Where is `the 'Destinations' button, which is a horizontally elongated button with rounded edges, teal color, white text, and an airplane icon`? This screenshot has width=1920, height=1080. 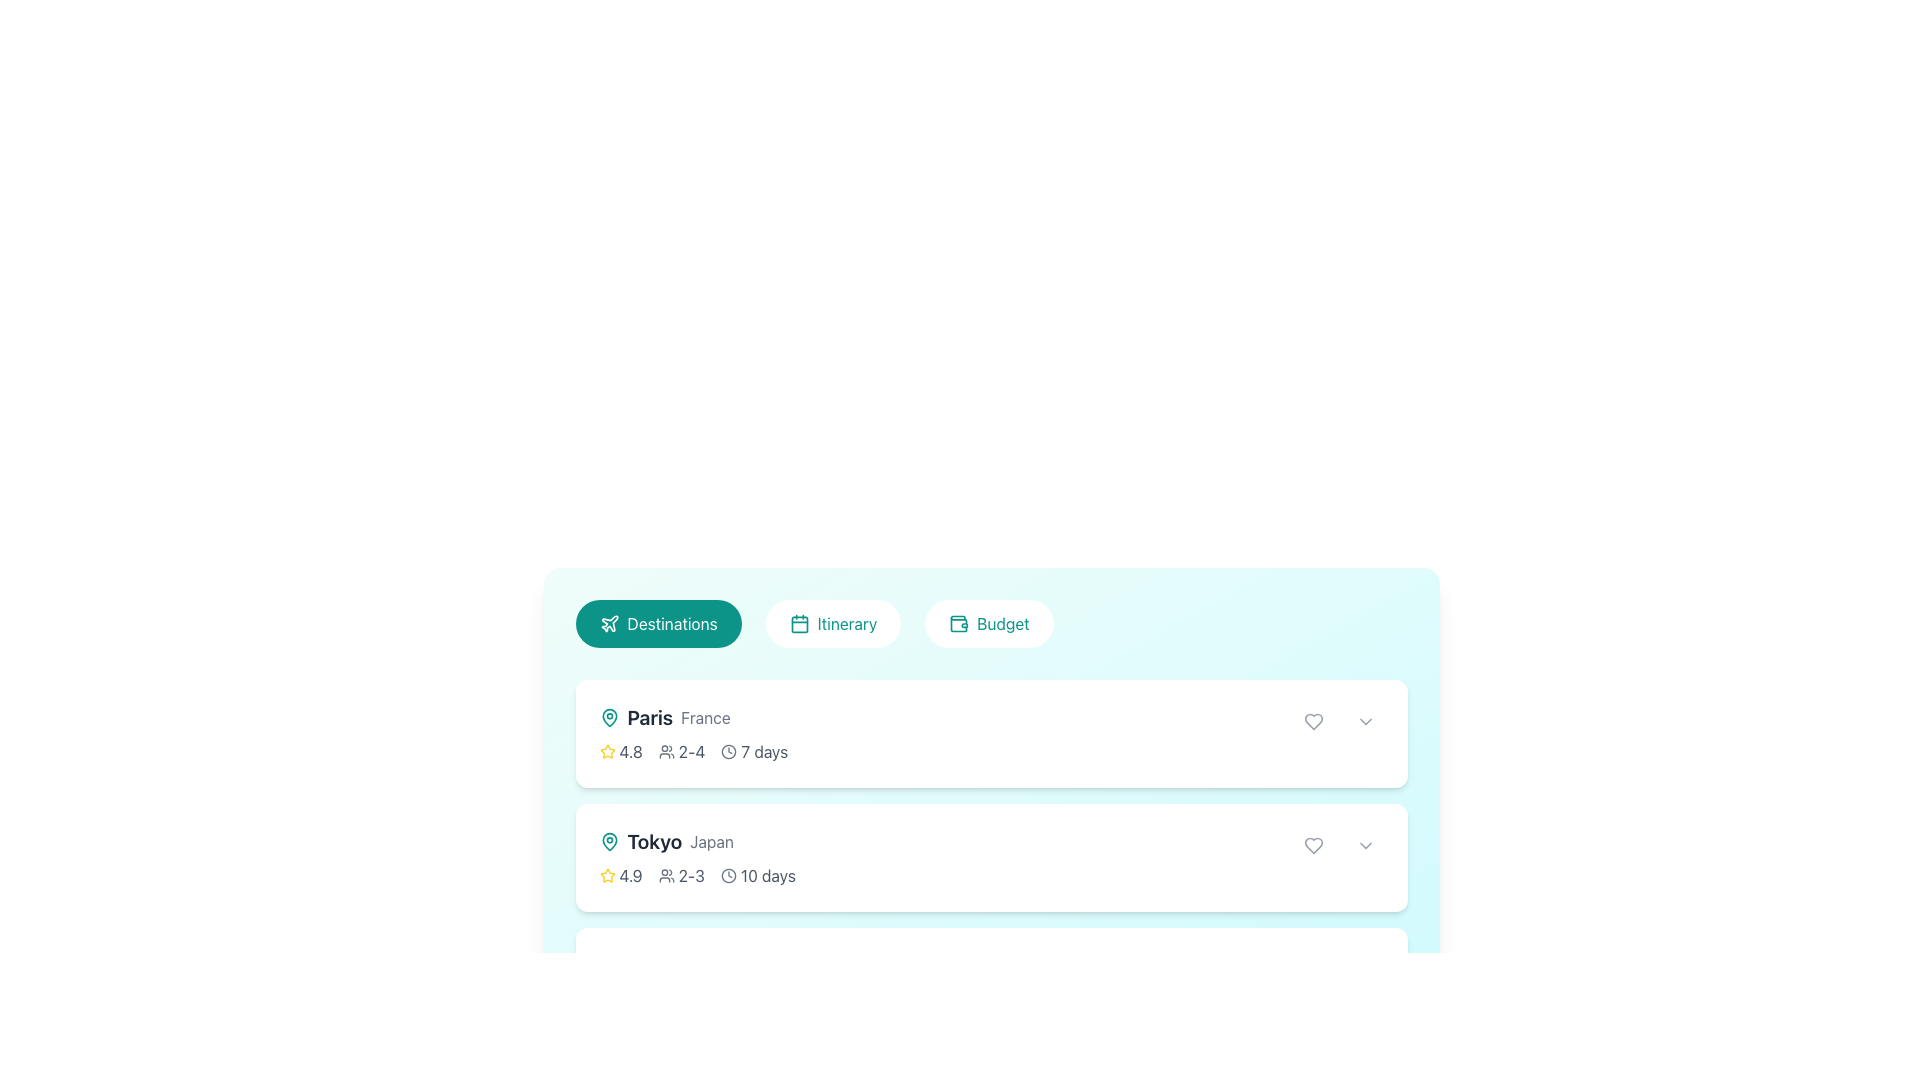 the 'Destinations' button, which is a horizontally elongated button with rounded edges, teal color, white text, and an airplane icon is located at coordinates (658, 623).